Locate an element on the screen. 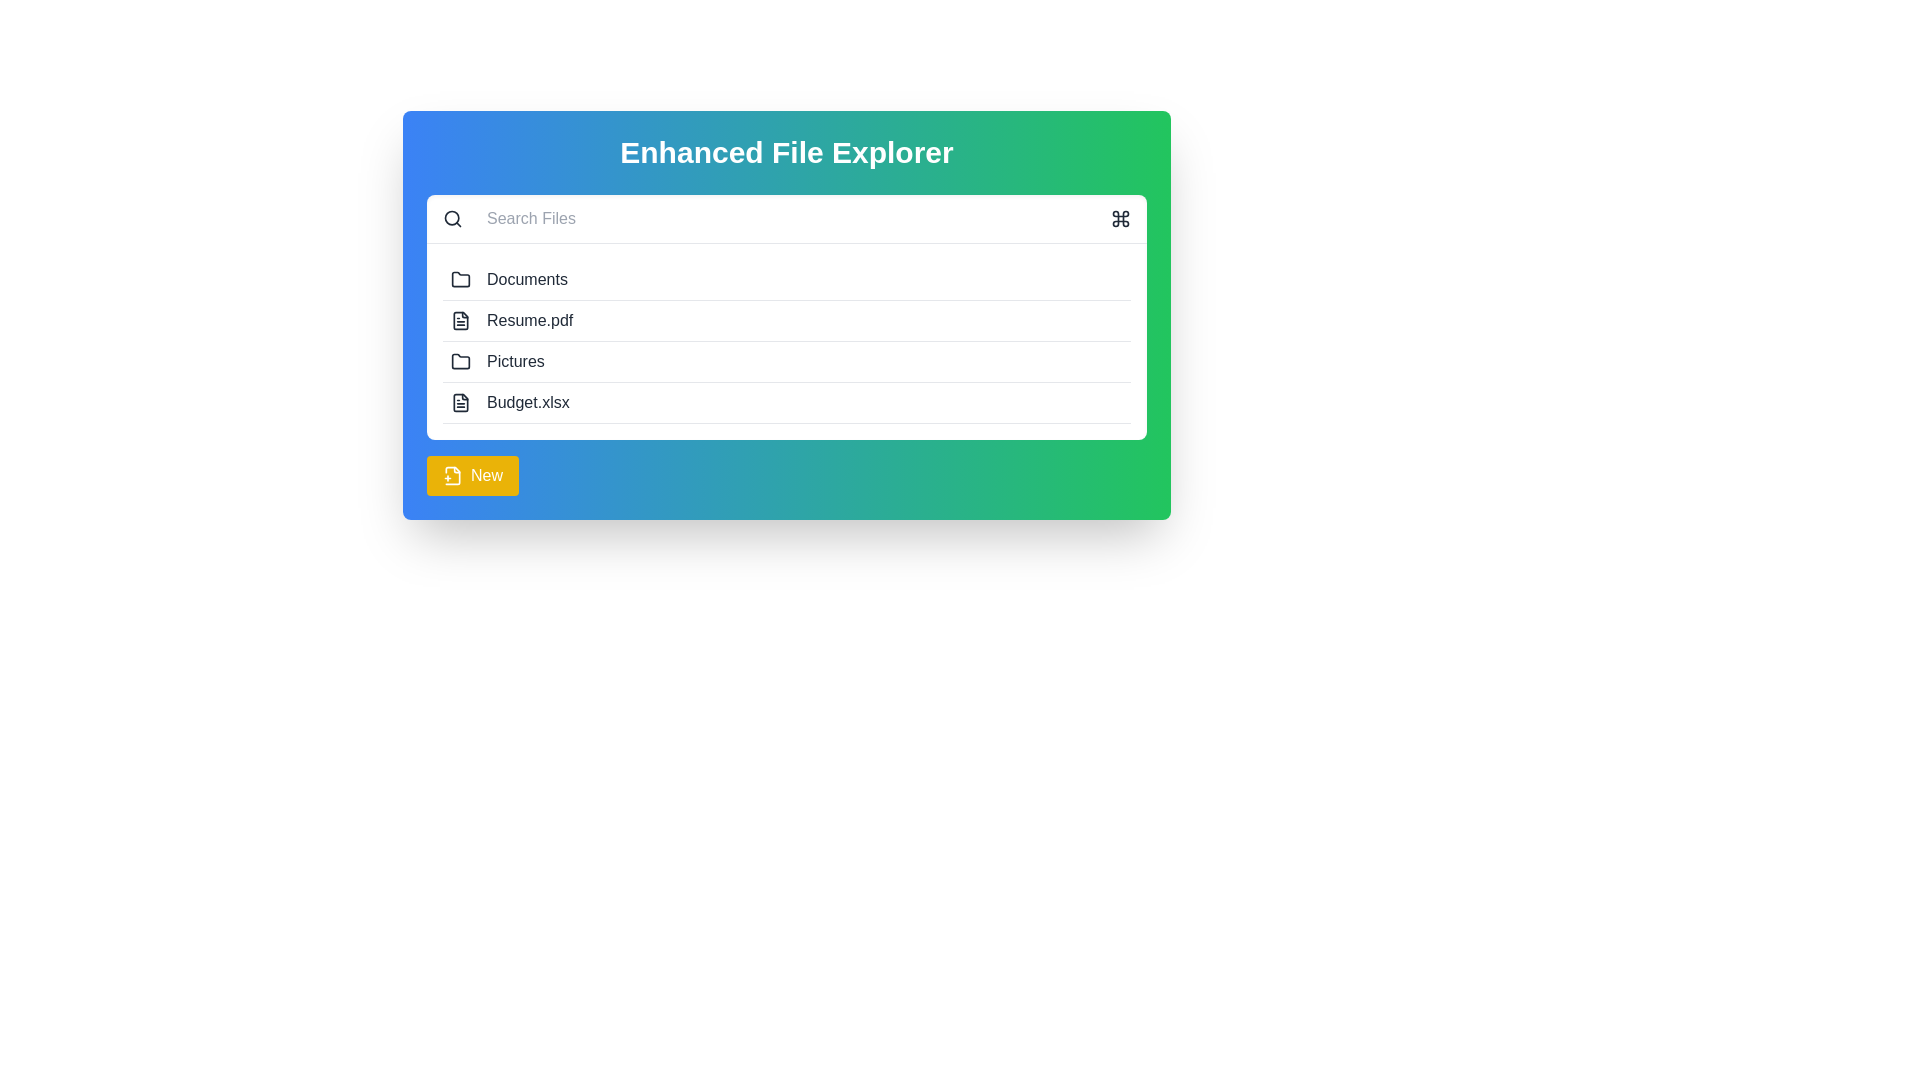 This screenshot has height=1080, width=1920. the SVG-based folder icon located in the top-left corner of the first row in the file explorer interface, positioned to the left of the 'Documents' text is located at coordinates (459, 278).